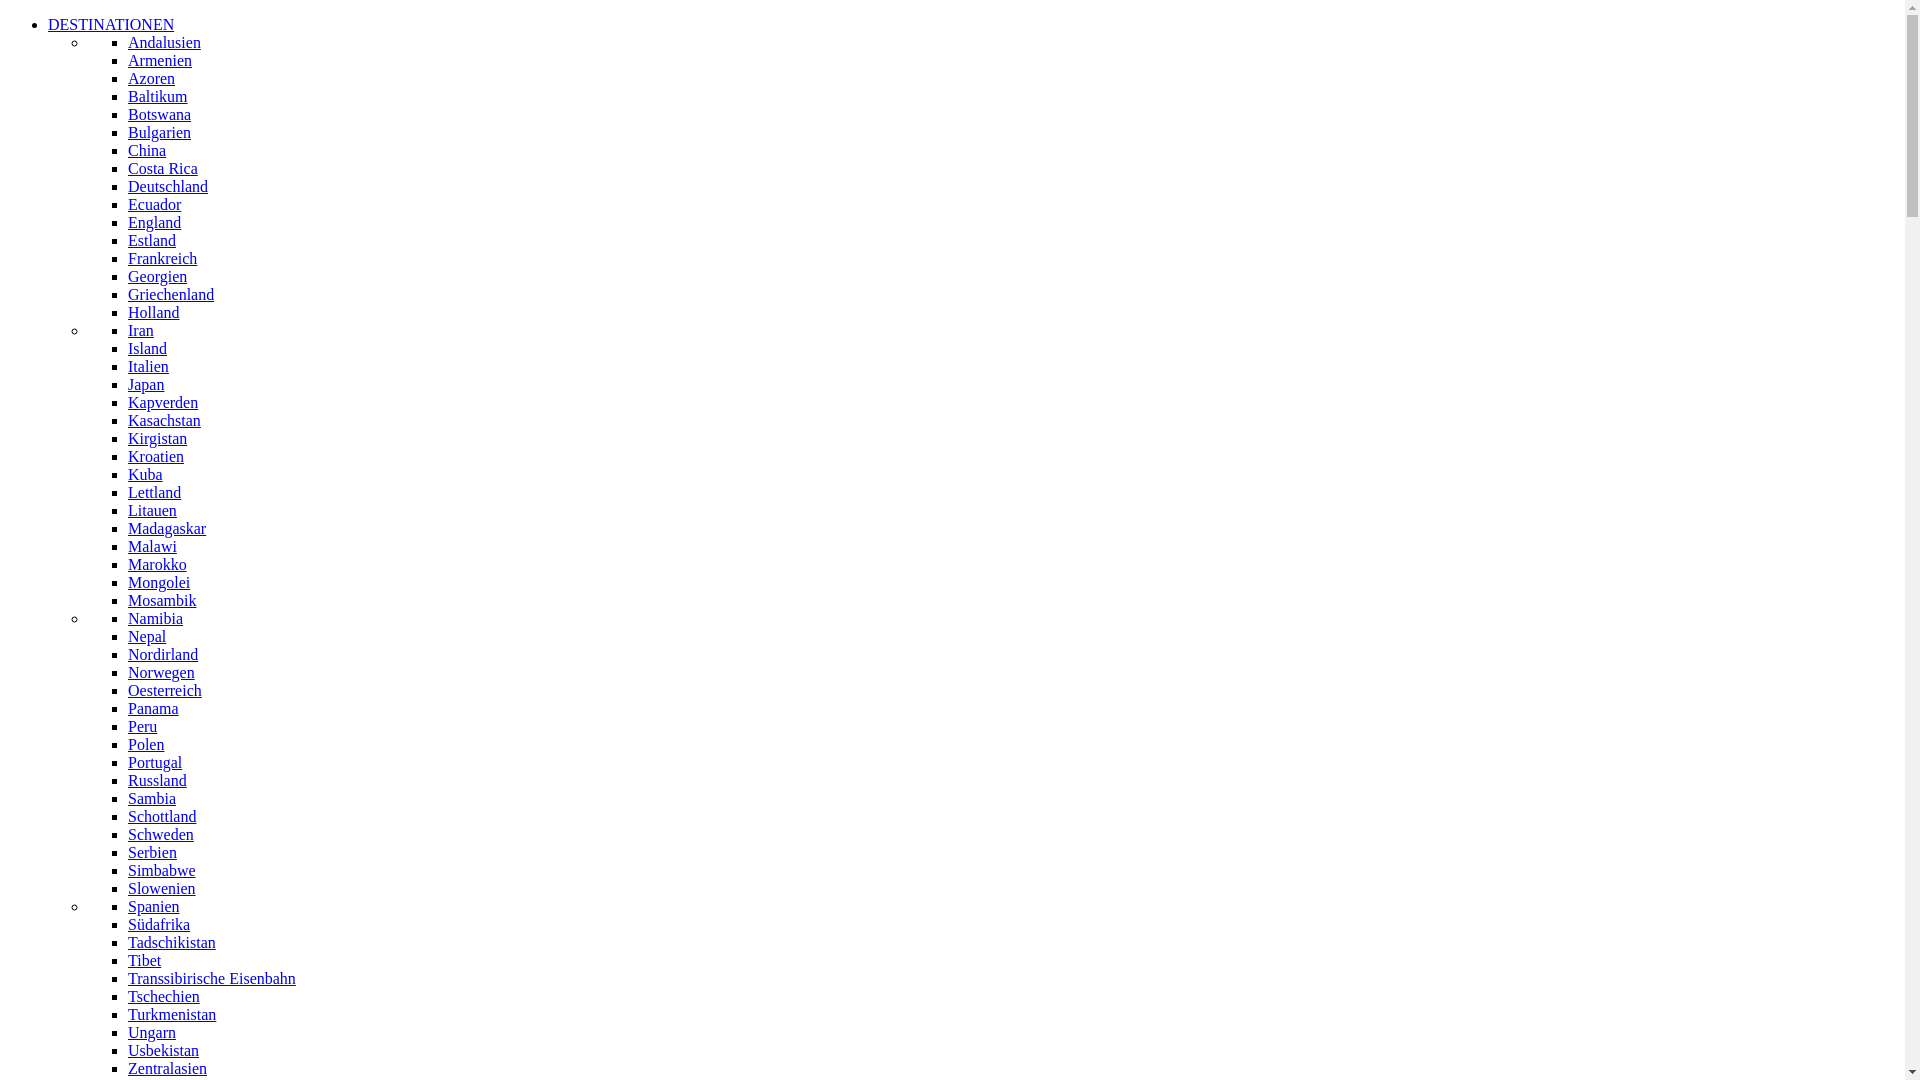 Image resolution: width=1920 pixels, height=1080 pixels. I want to click on 'Mongolei', so click(157, 582).